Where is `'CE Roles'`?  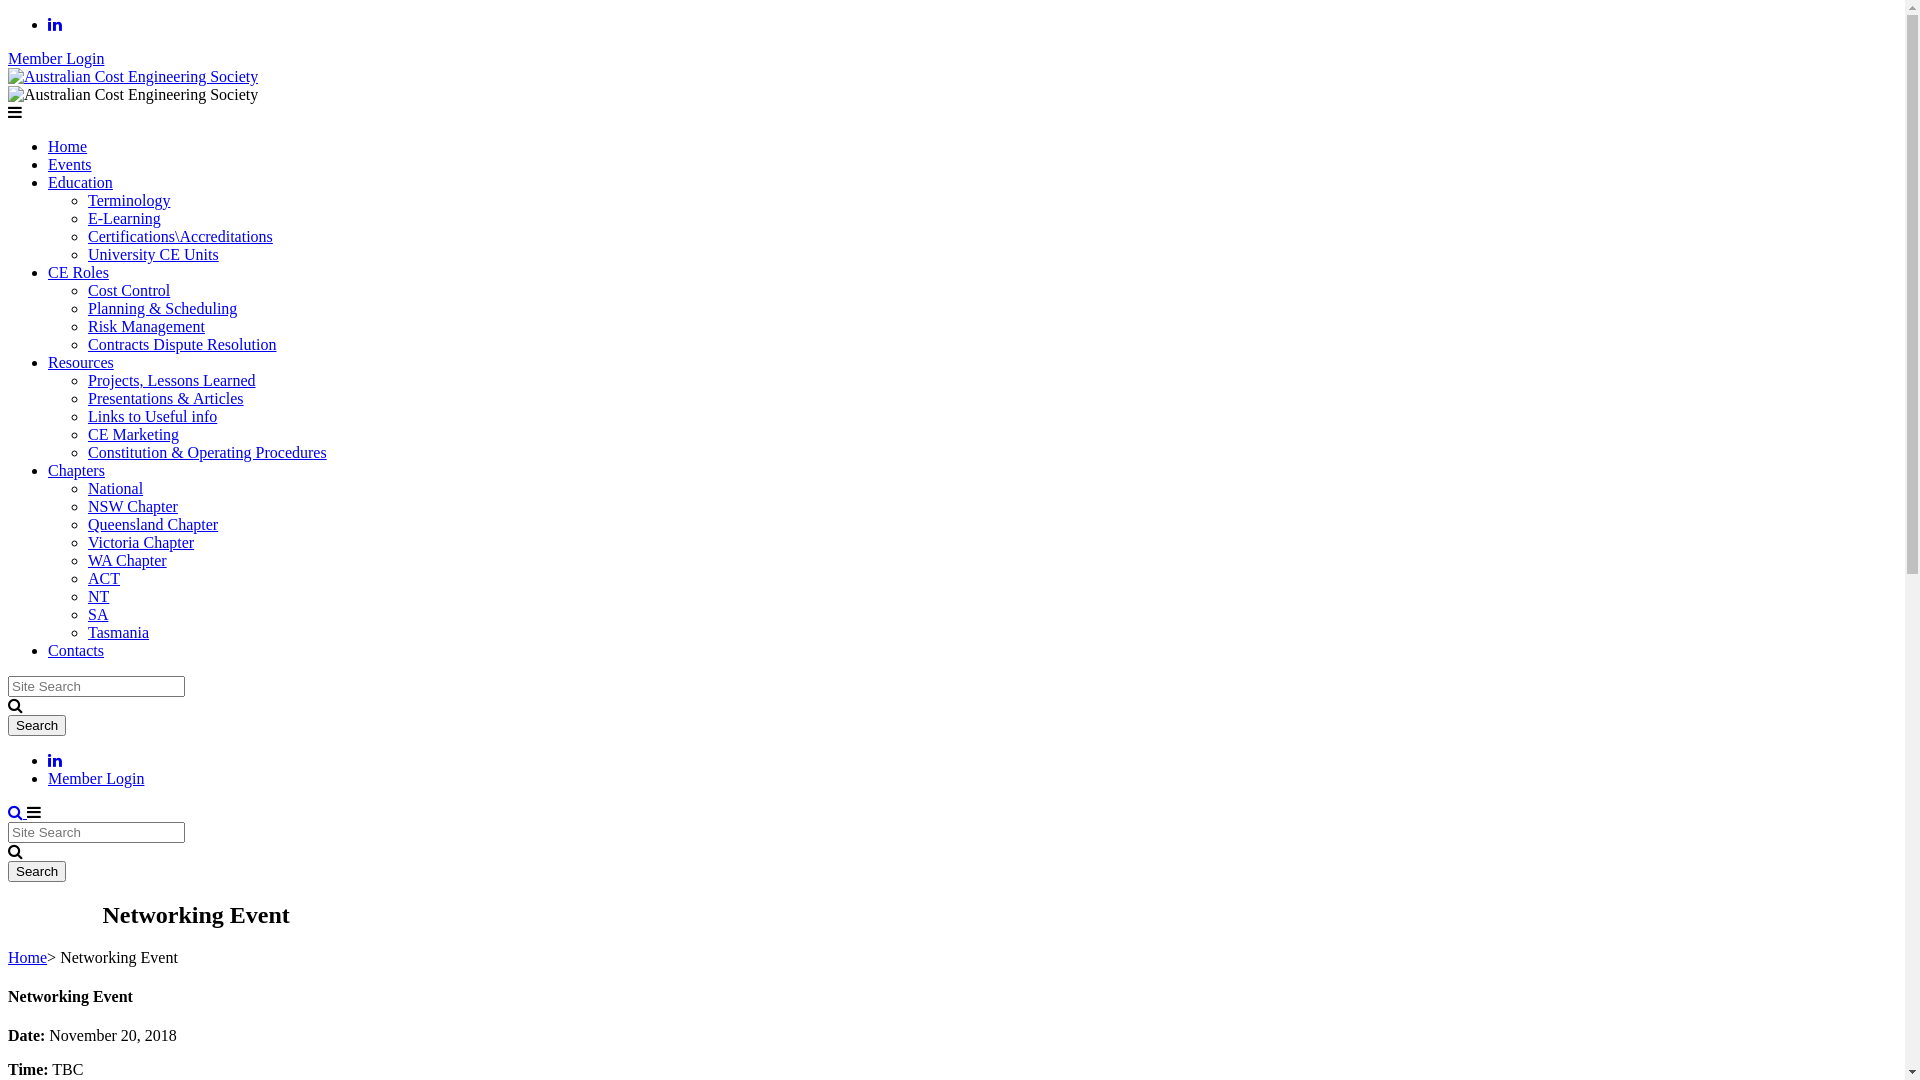
'CE Roles' is located at coordinates (78, 272).